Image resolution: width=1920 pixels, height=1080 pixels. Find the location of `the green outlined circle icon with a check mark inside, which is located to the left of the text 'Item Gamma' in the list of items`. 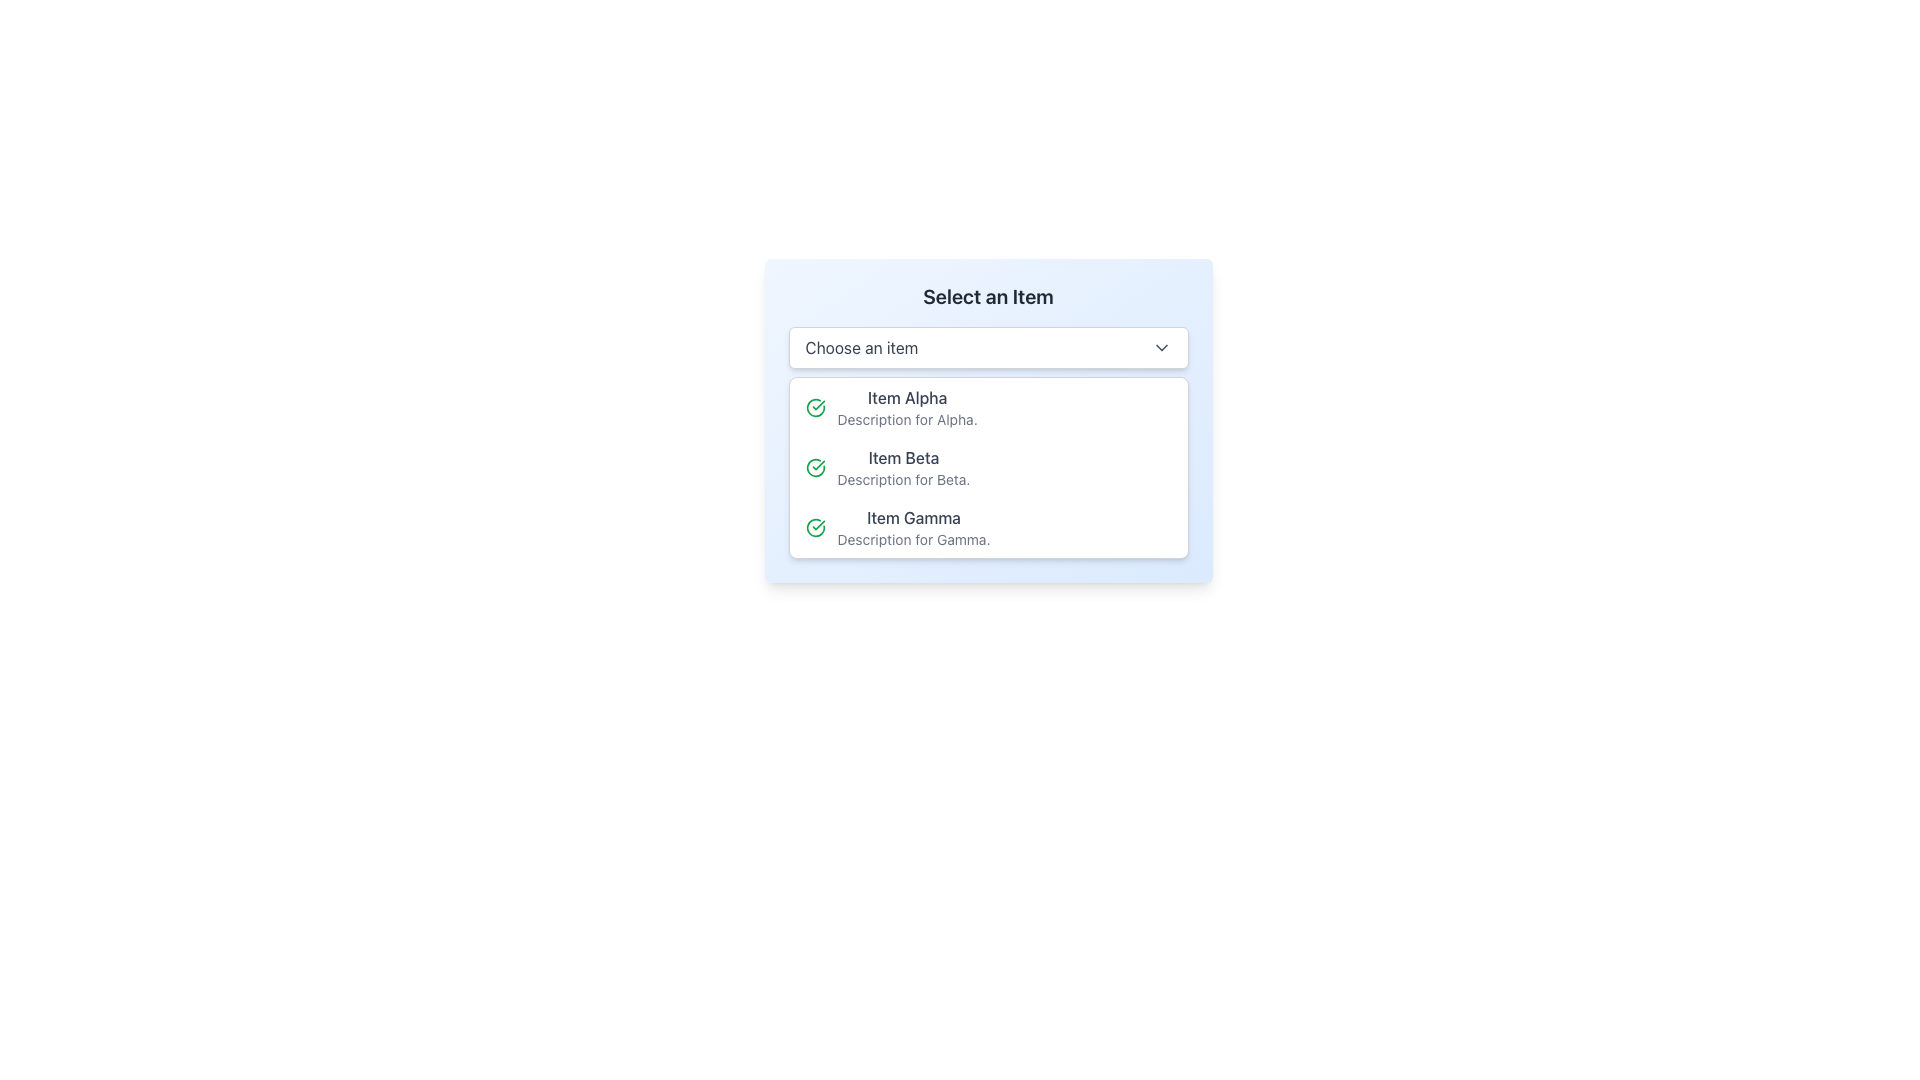

the green outlined circle icon with a check mark inside, which is located to the left of the text 'Item Gamma' in the list of items is located at coordinates (815, 527).